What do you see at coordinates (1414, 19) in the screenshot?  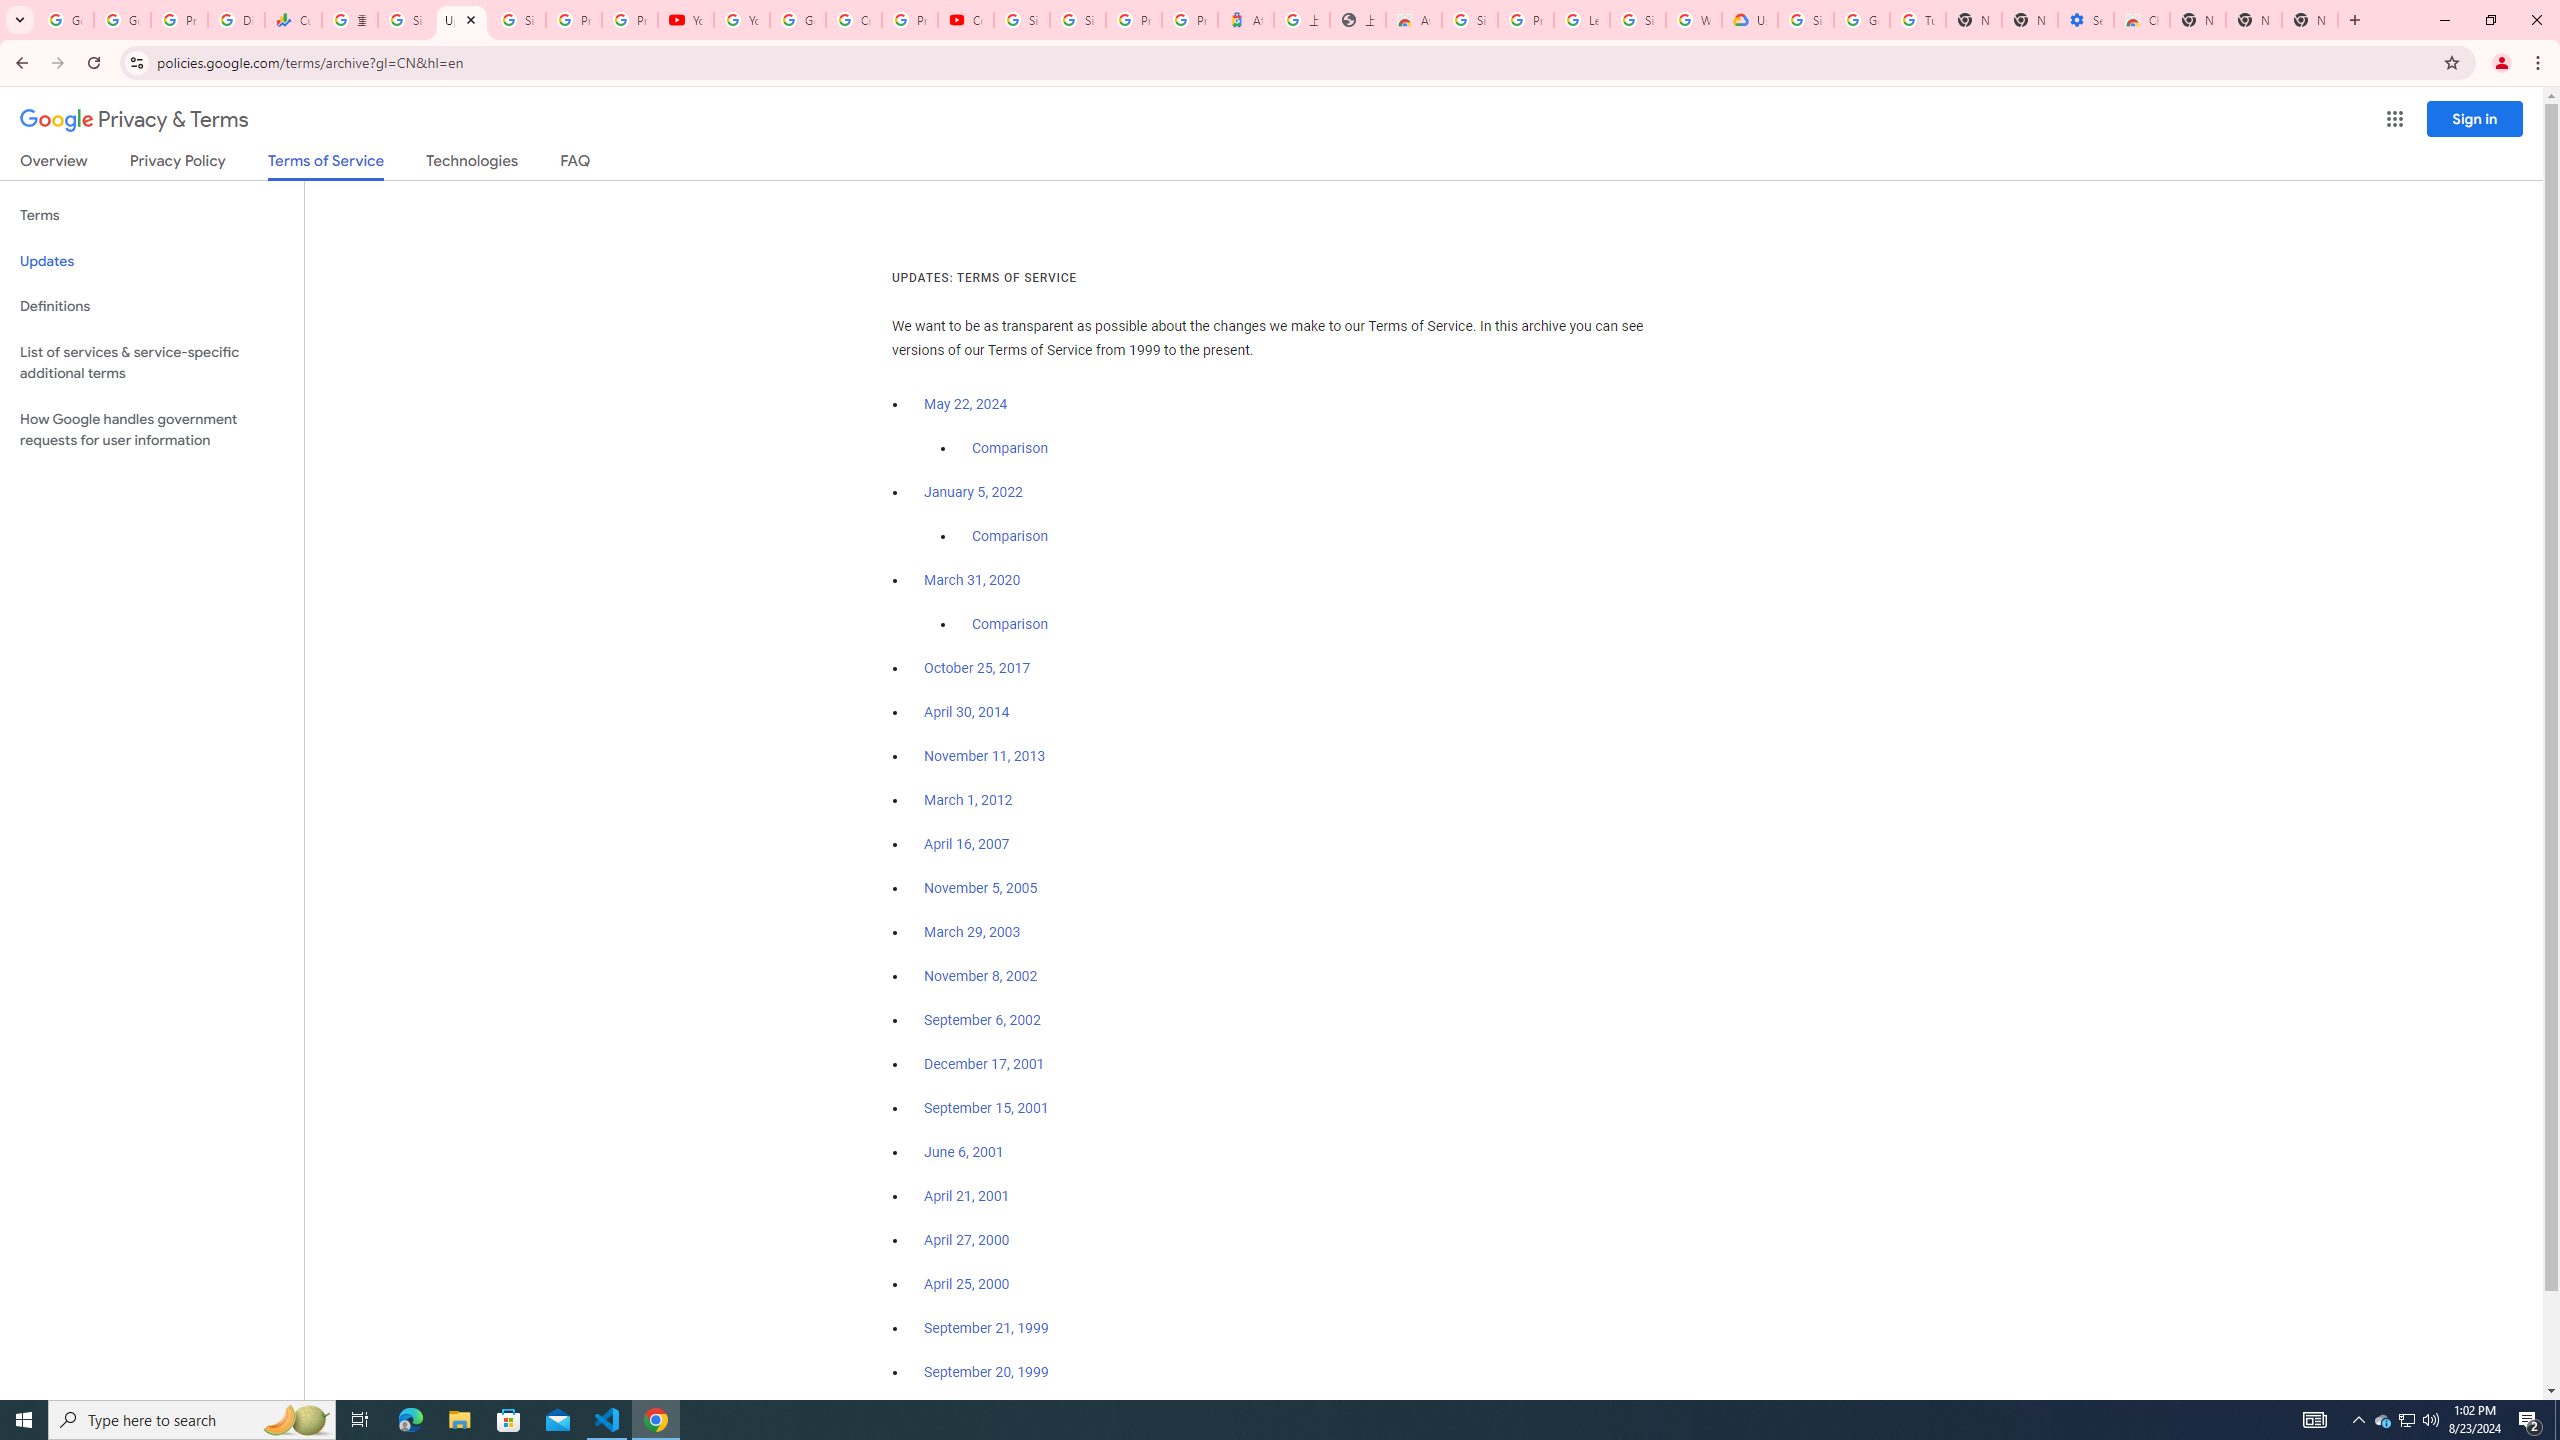 I see `'Awesome Screen Recorder & Screenshot - Chrome Web Store'` at bounding box center [1414, 19].